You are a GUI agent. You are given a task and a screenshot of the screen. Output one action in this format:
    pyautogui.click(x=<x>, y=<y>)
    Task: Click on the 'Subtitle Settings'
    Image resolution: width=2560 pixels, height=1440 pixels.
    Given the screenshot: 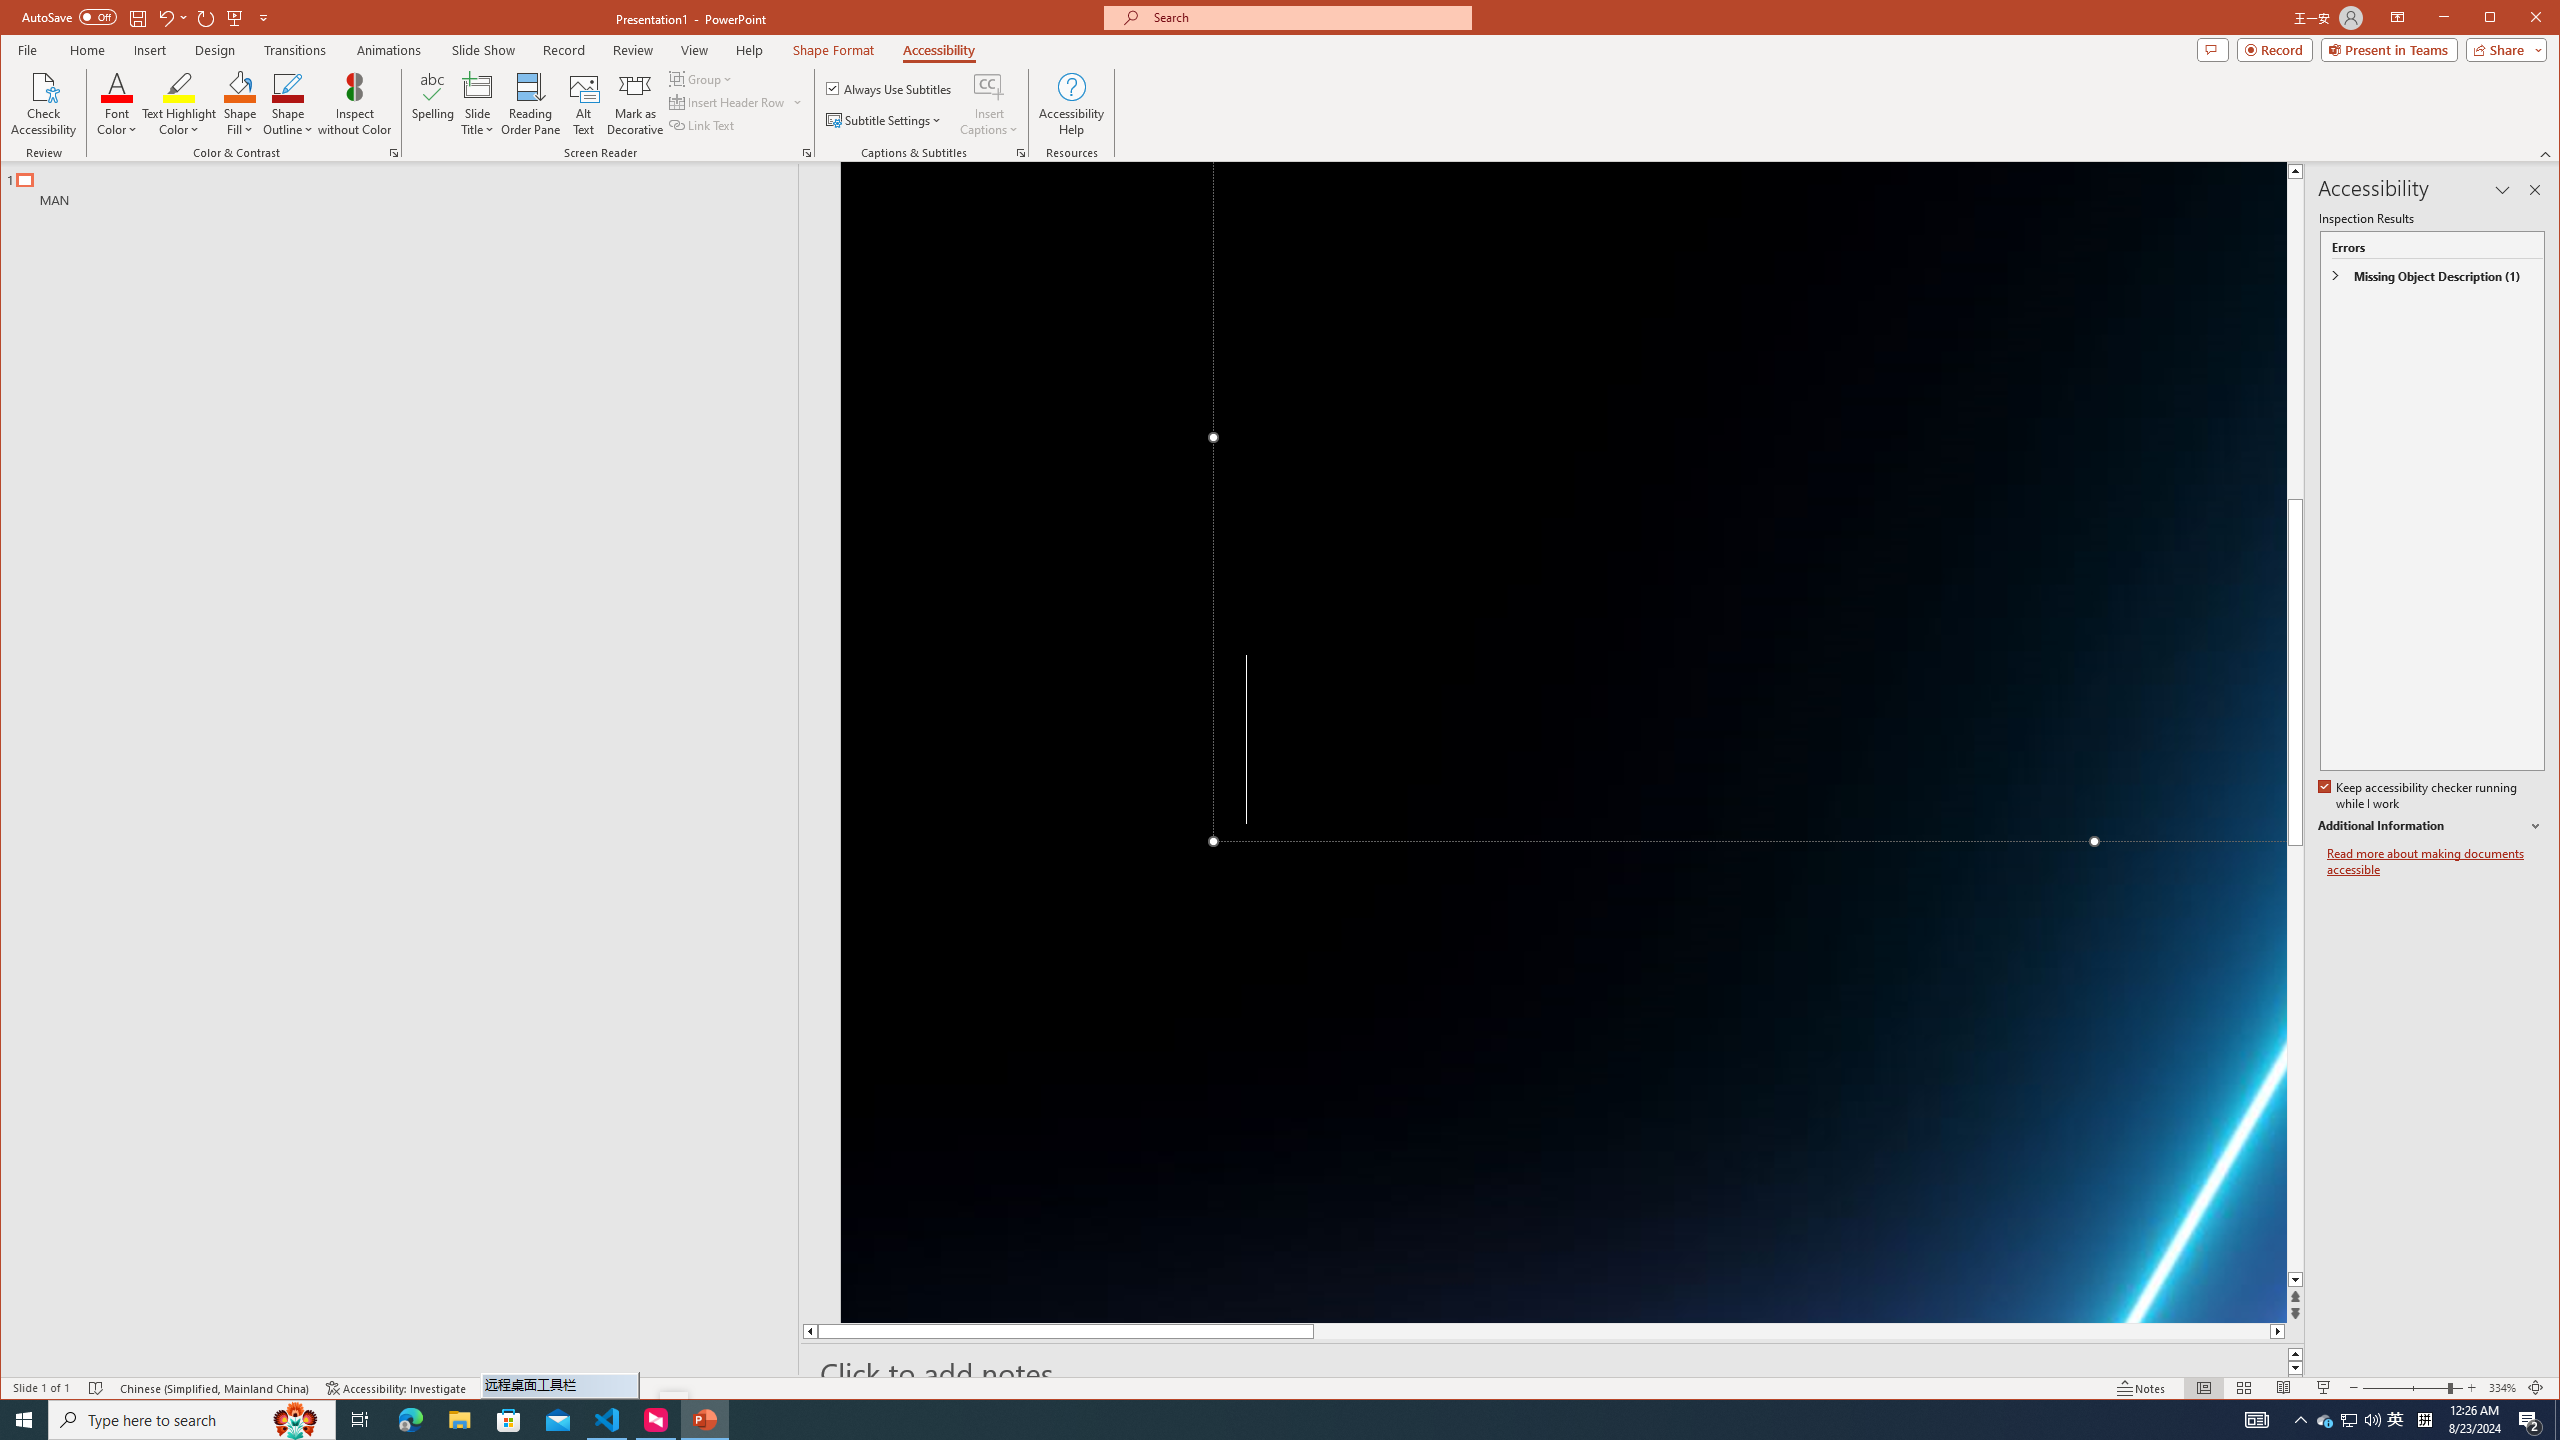 What is the action you would take?
    pyautogui.click(x=884, y=119)
    